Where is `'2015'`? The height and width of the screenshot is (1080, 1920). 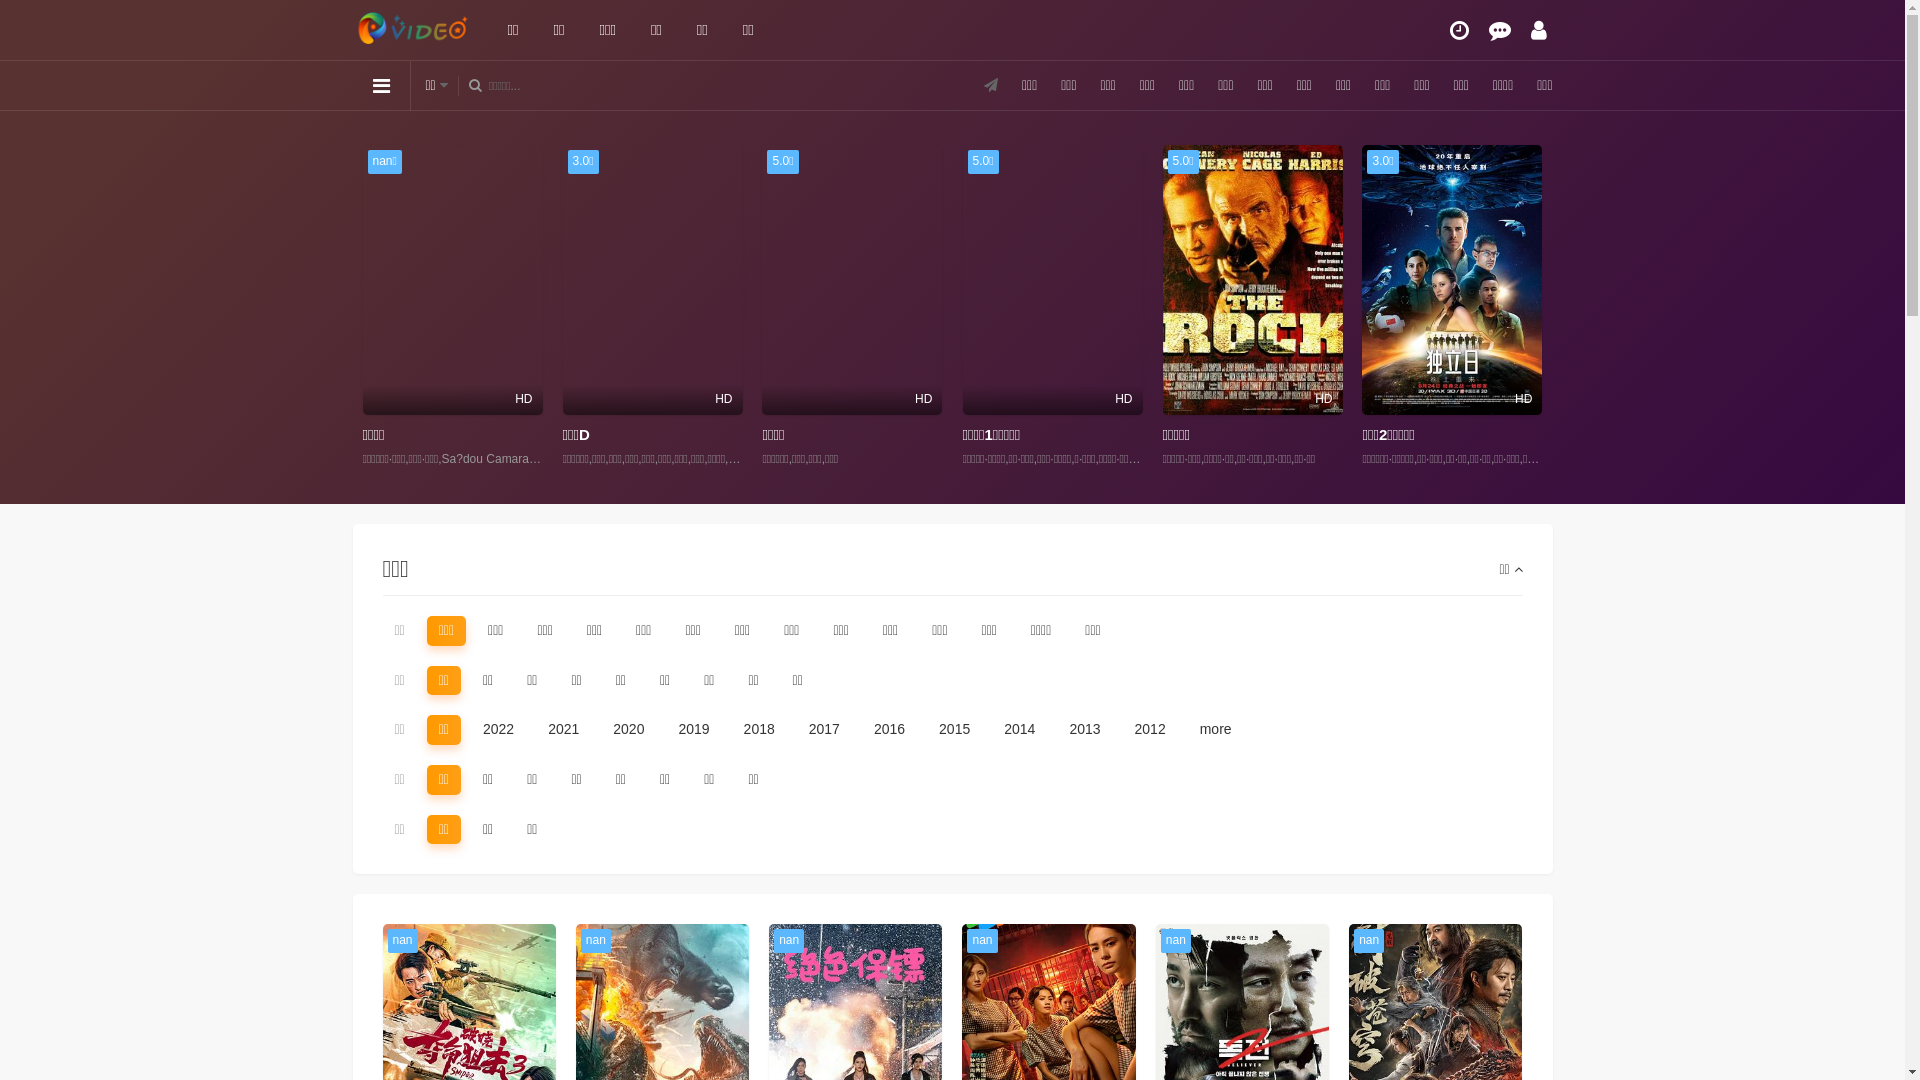 '2015' is located at coordinates (925, 729).